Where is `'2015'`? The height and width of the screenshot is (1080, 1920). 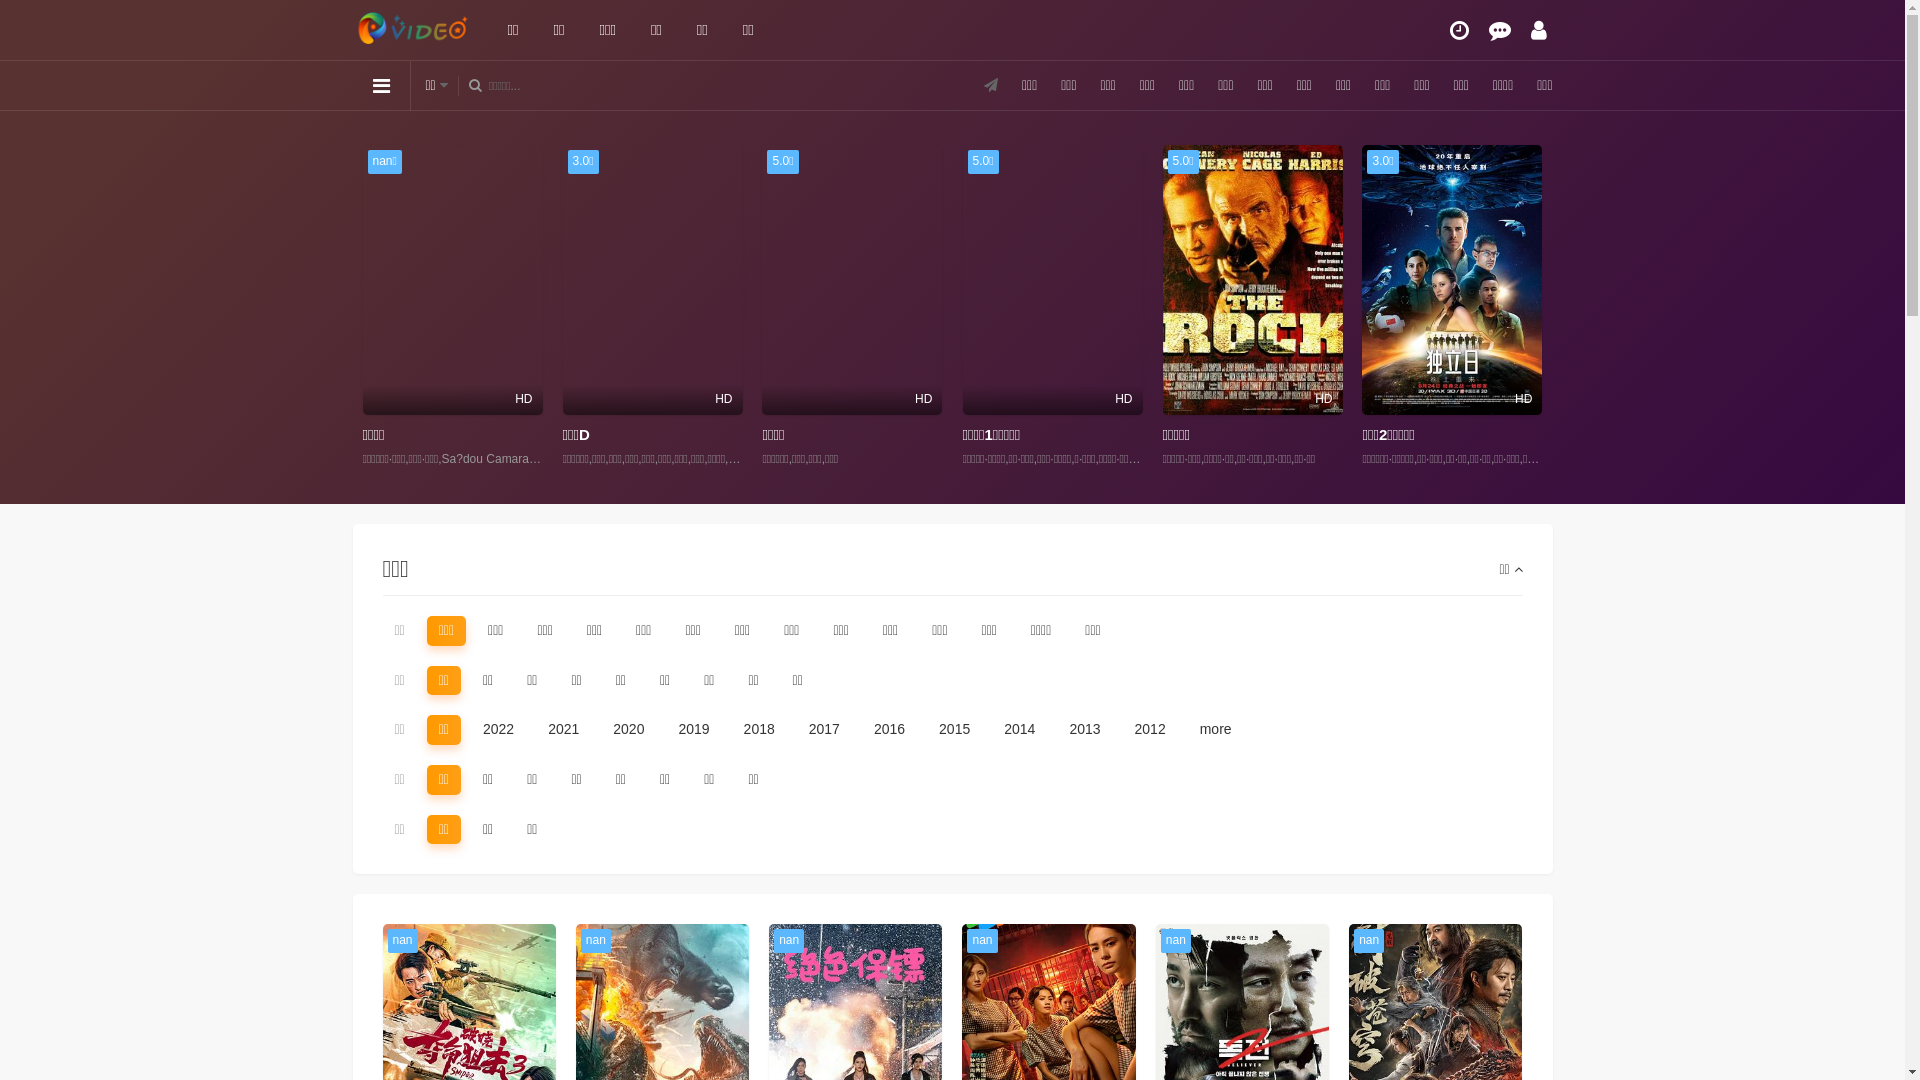 '2015' is located at coordinates (925, 729).